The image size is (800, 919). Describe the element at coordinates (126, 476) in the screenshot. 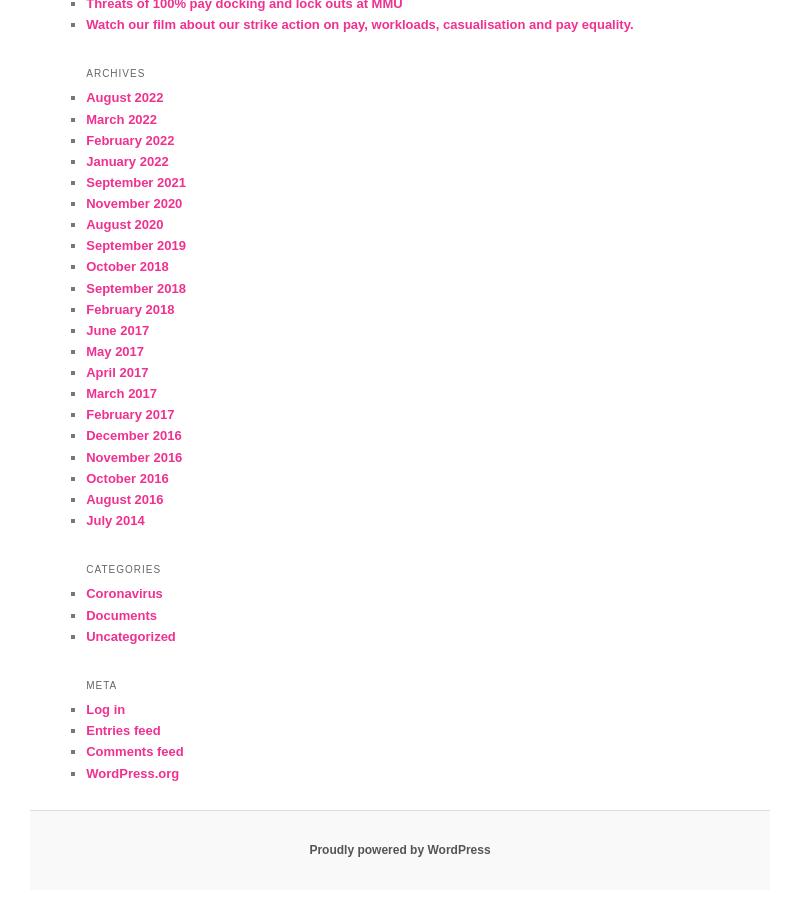

I see `'October 2016'` at that location.